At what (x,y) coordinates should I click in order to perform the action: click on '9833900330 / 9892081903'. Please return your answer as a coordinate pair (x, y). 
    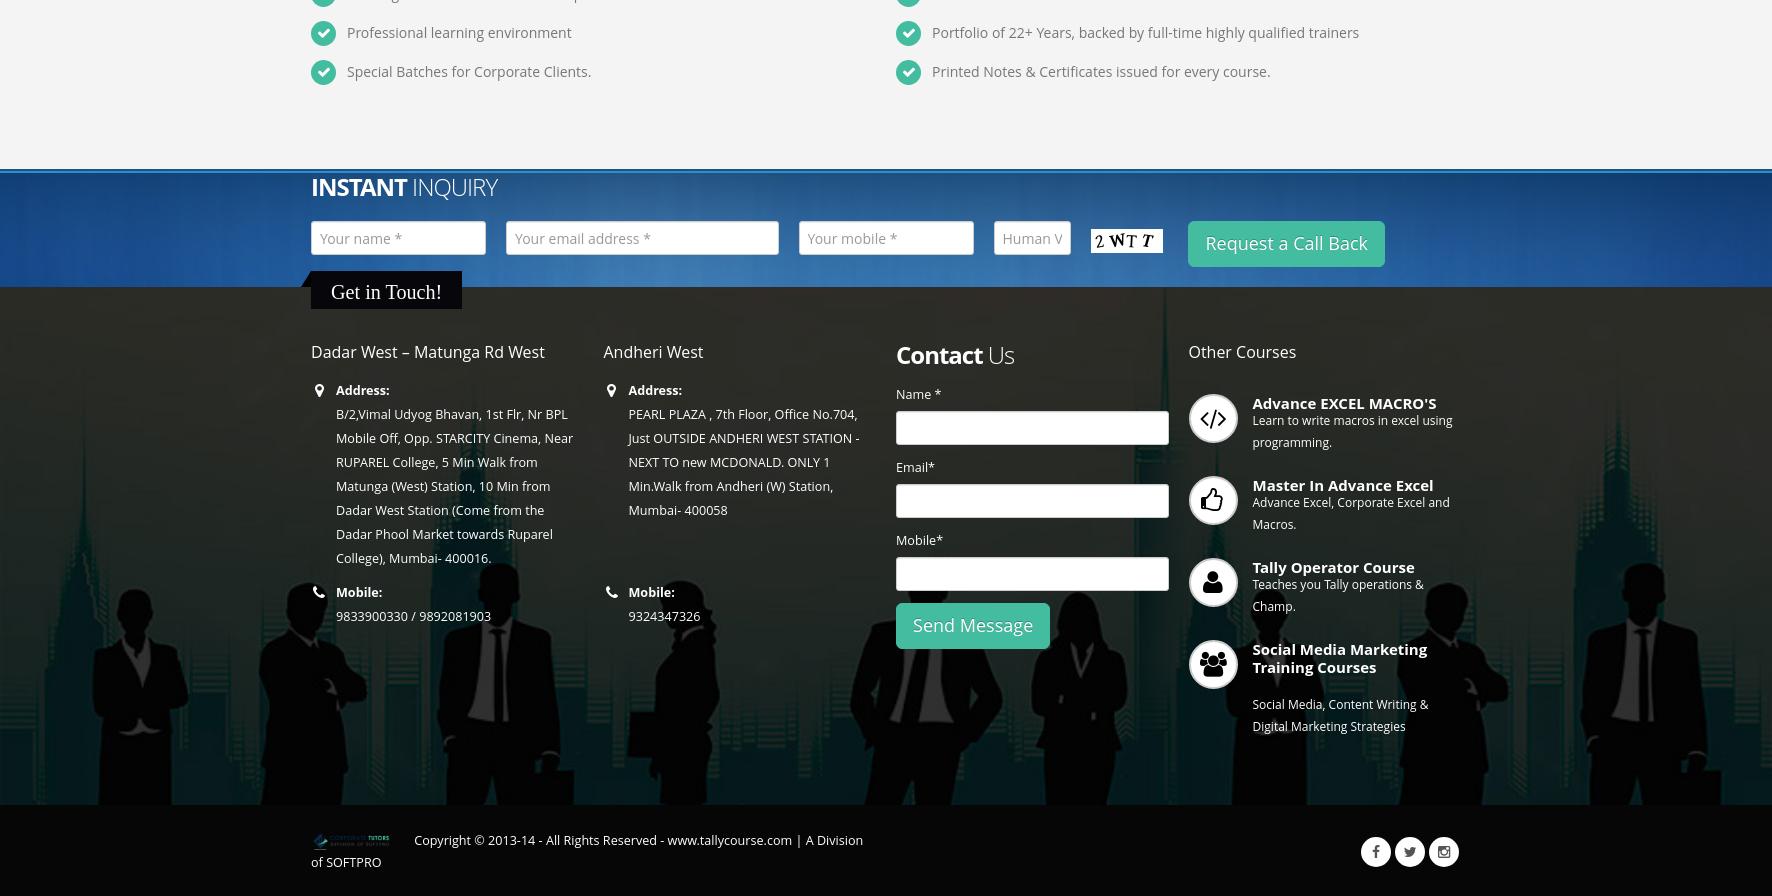
    Looking at the image, I should click on (413, 615).